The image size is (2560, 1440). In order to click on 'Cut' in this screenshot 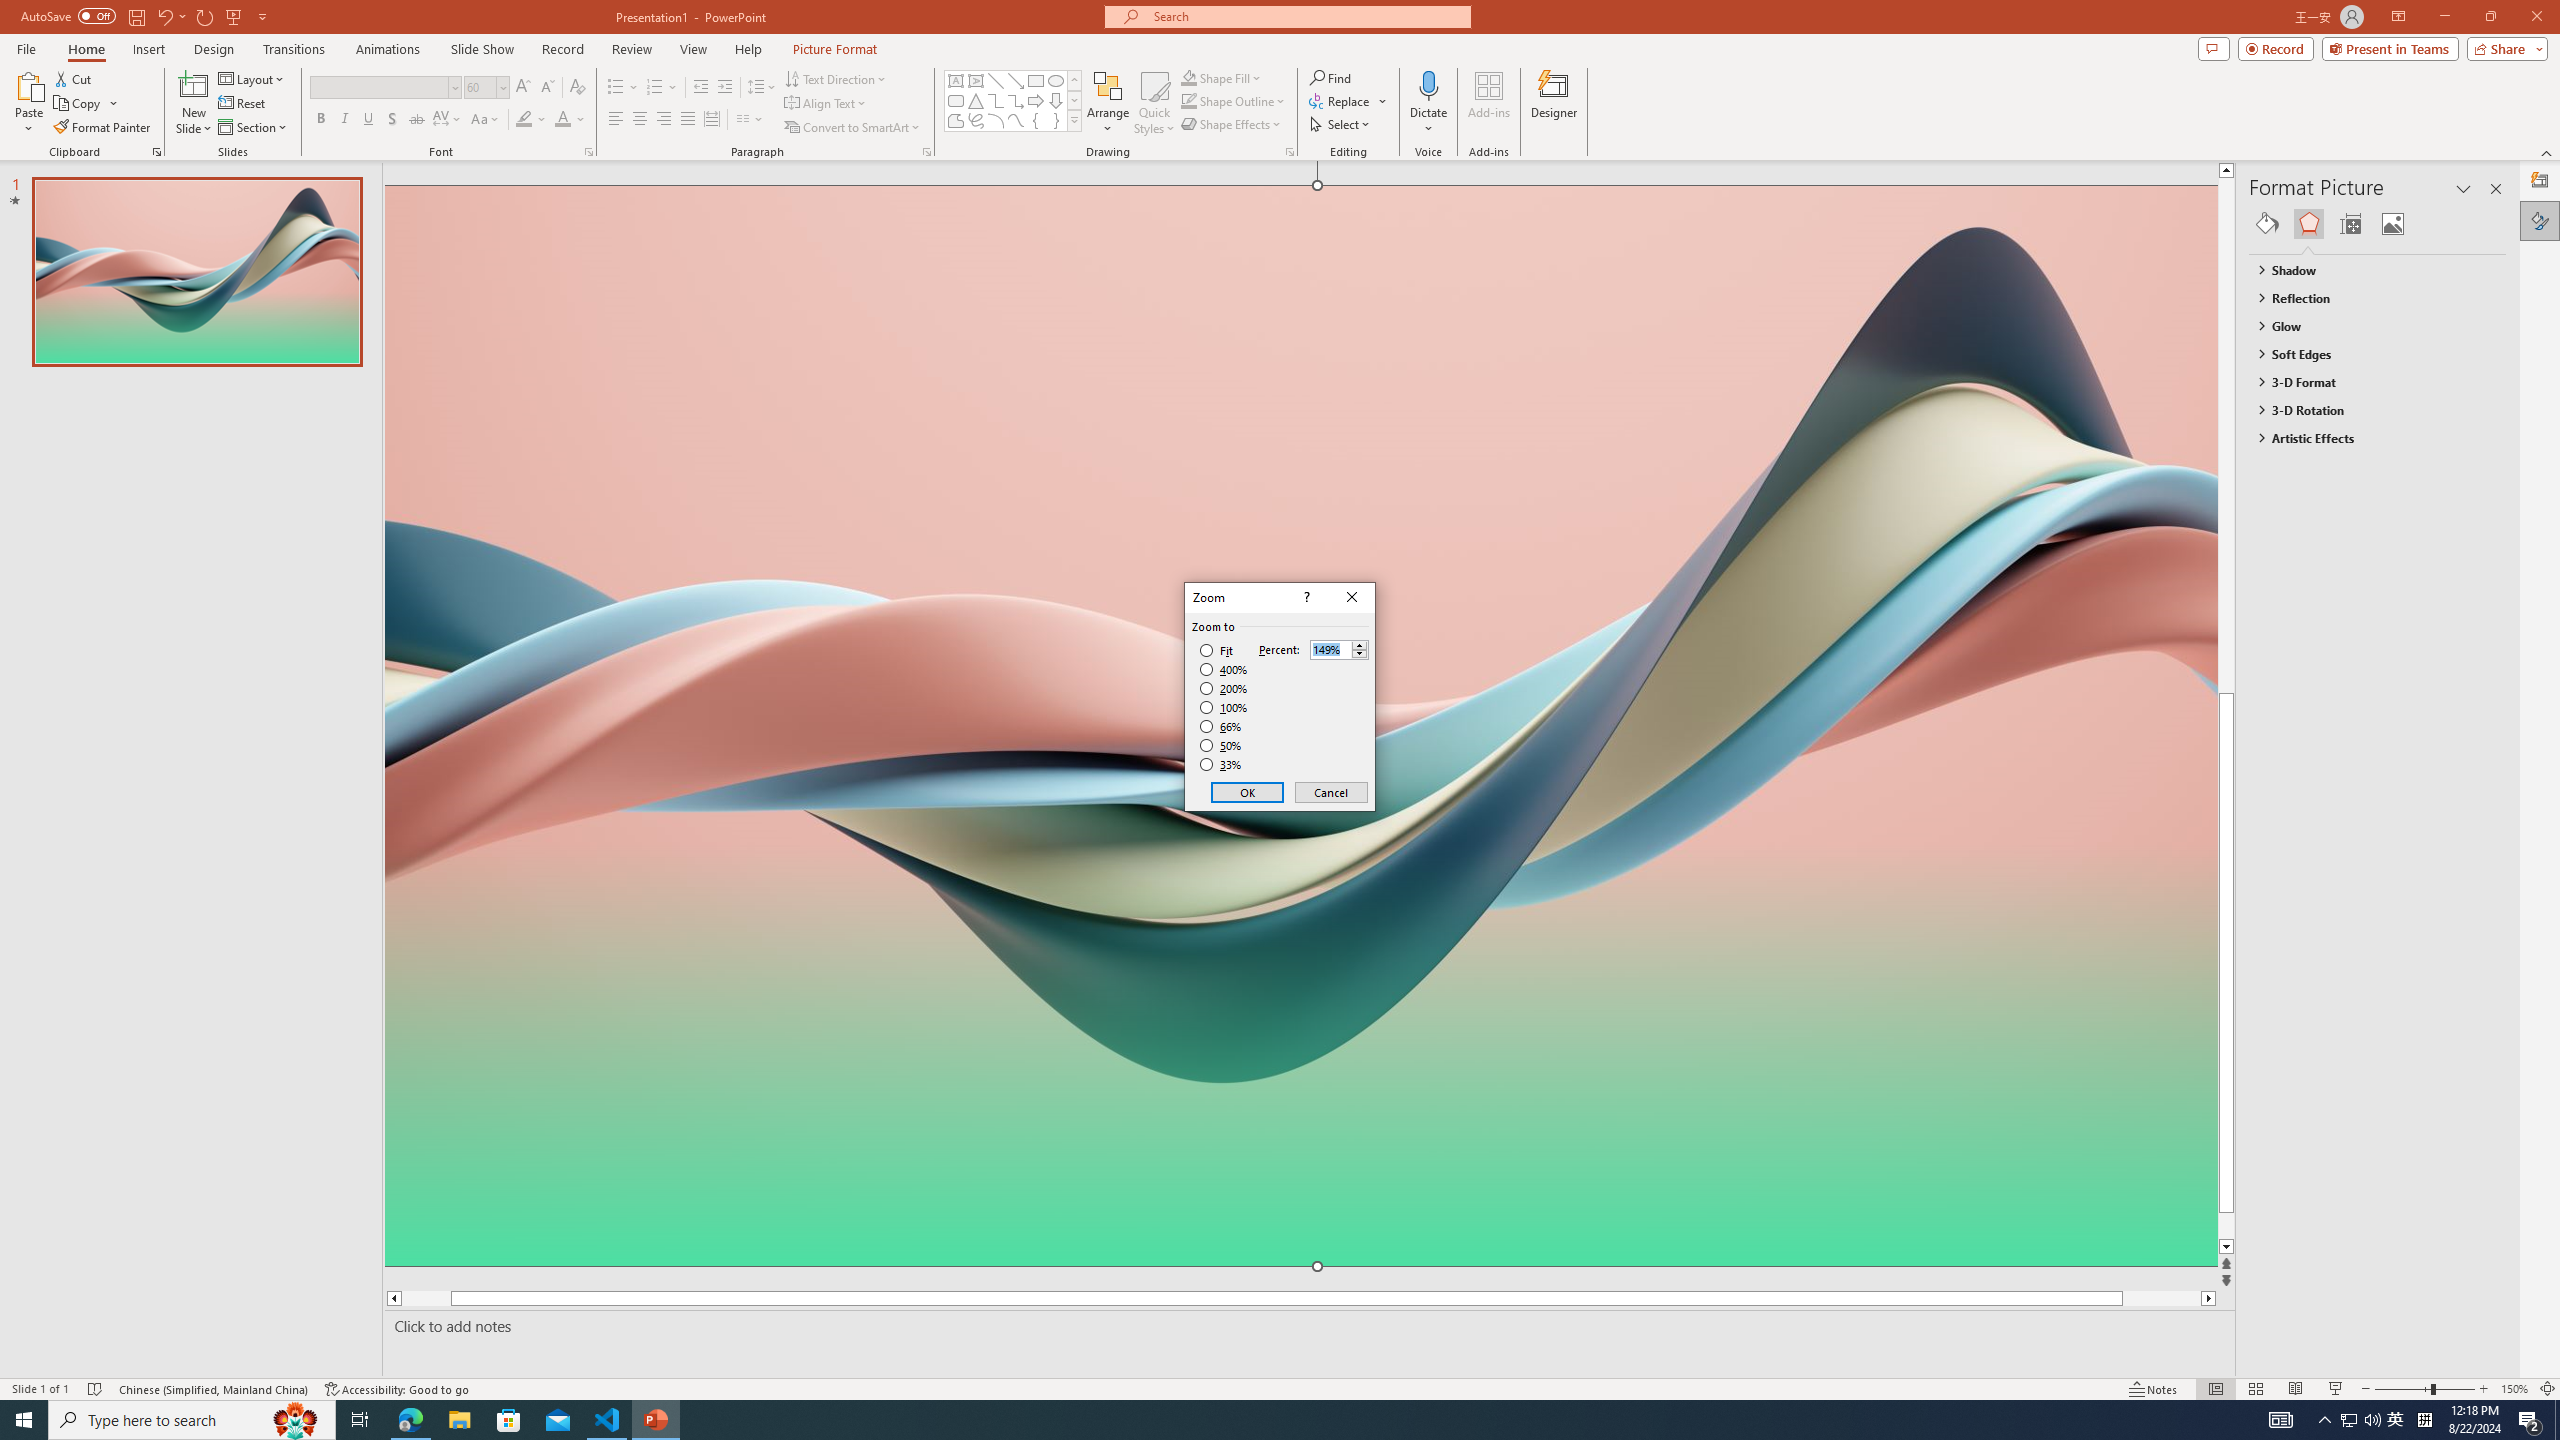, I will do `click(73, 78)`.